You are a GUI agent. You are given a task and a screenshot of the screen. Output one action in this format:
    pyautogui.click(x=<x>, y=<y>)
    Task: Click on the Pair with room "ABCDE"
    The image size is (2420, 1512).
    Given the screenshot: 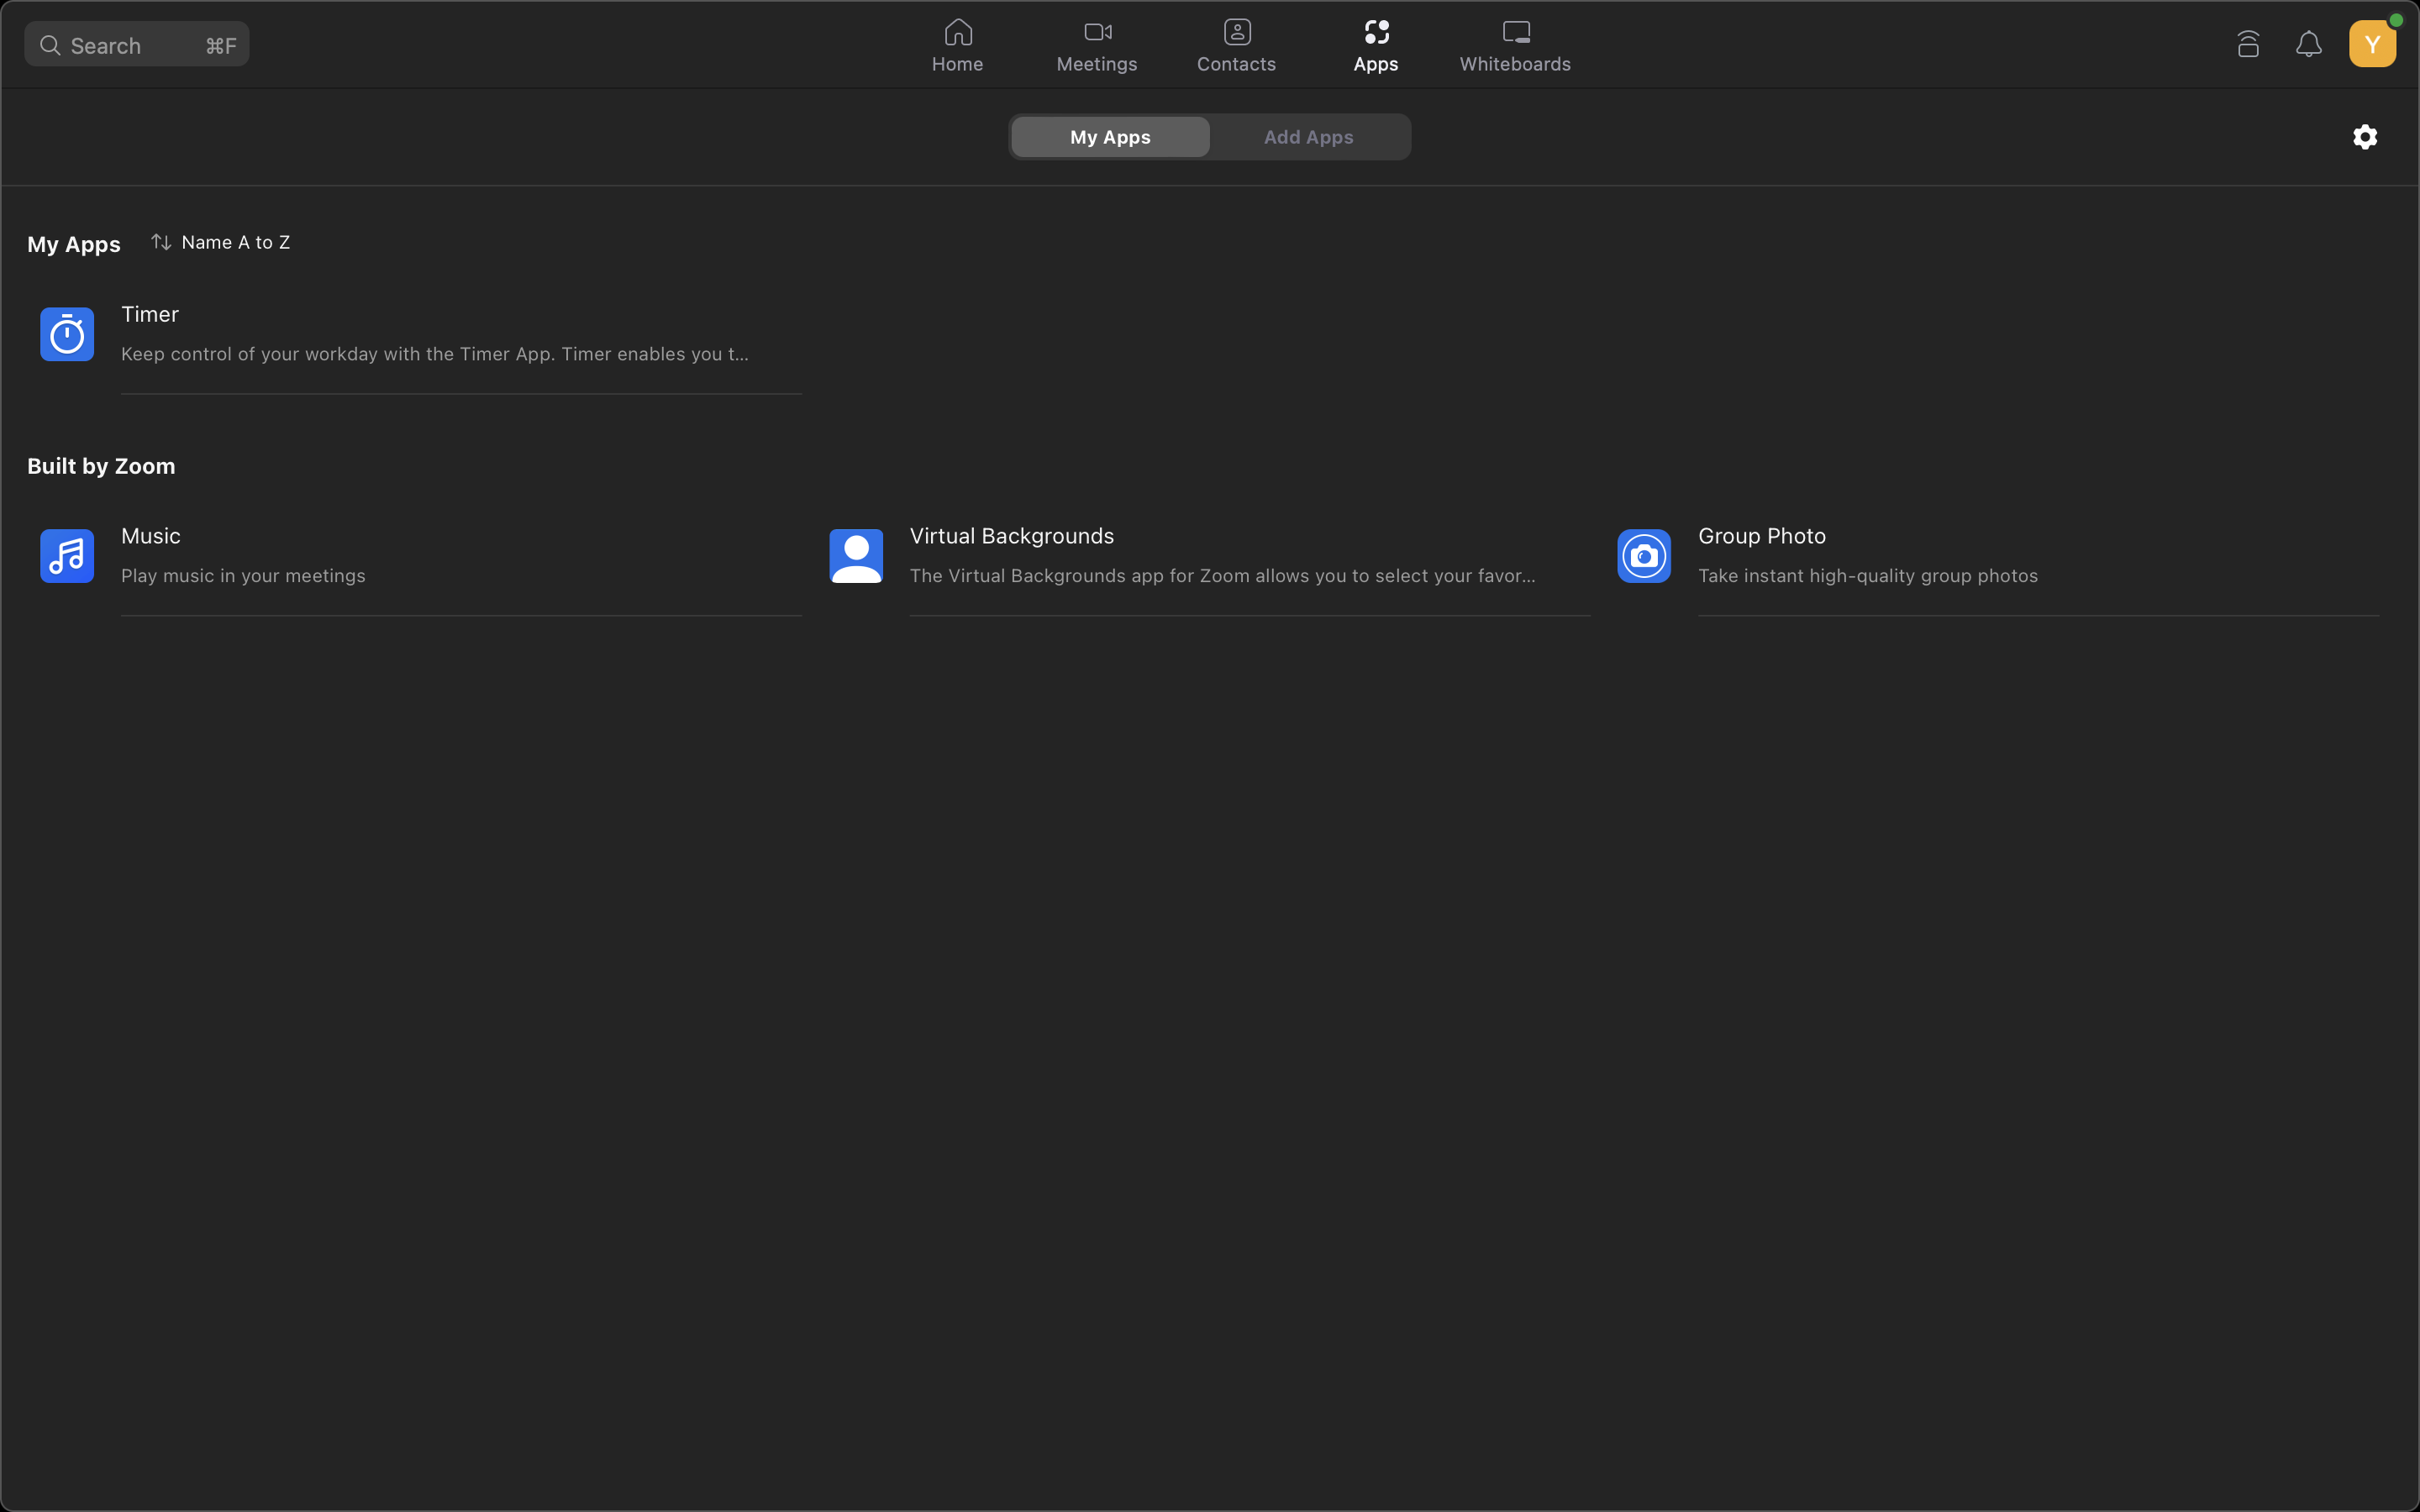 What is the action you would take?
    pyautogui.click(x=2246, y=41)
    